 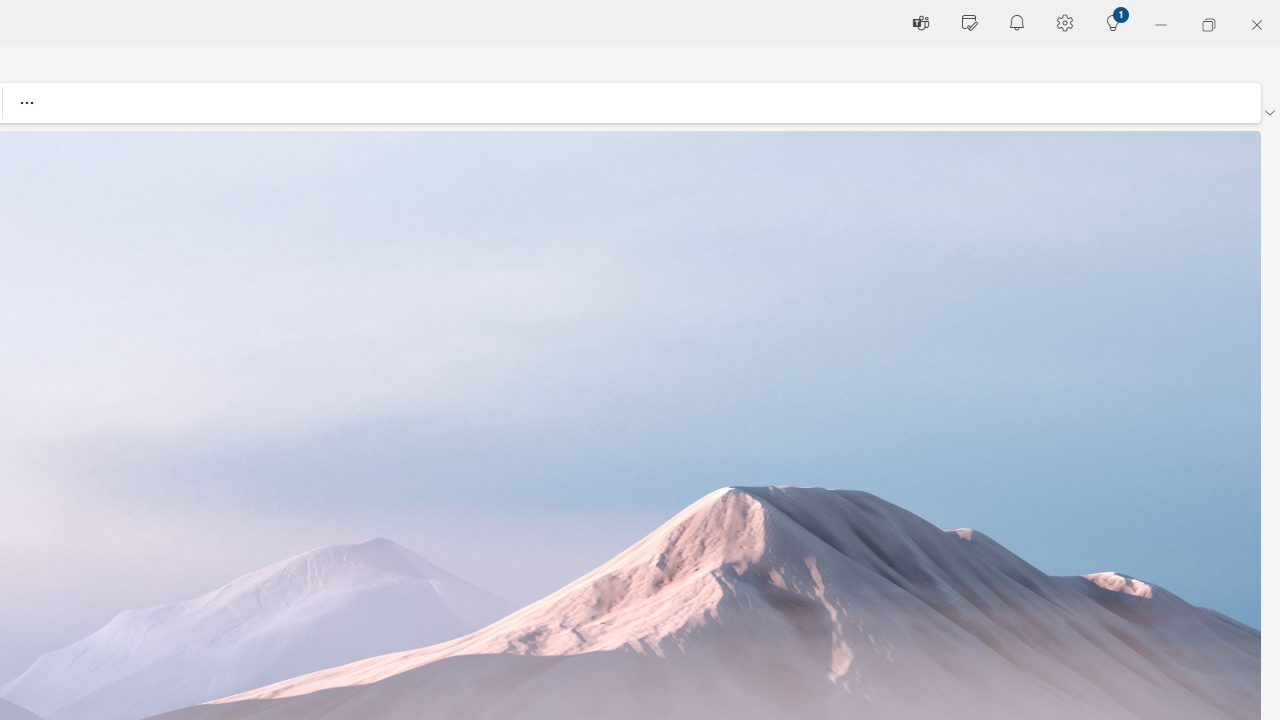 What do you see at coordinates (26, 102) in the screenshot?
I see `'More options'` at bounding box center [26, 102].